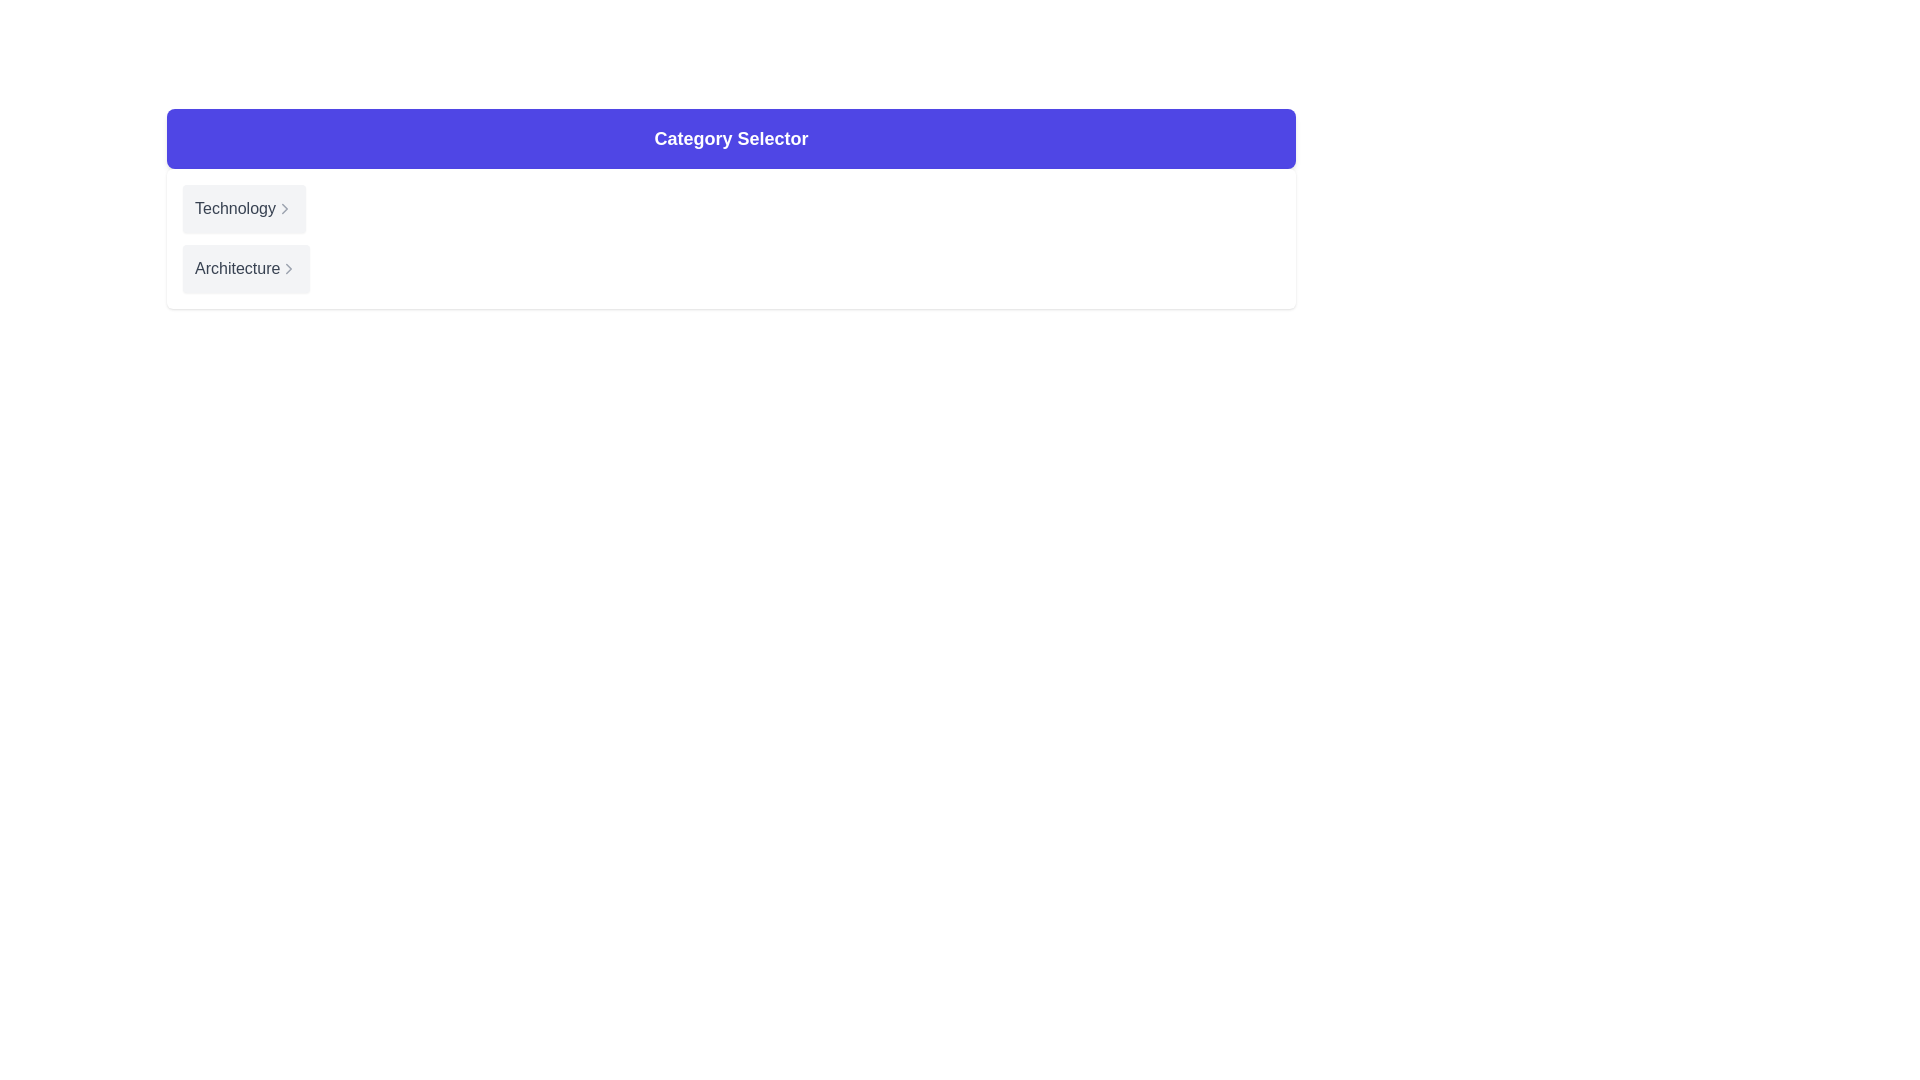 Image resolution: width=1920 pixels, height=1080 pixels. I want to click on the 'Architecture' button which is a rectangular UI element with a light gray background, rounded corners, and a shadow effect, located below the 'Technology' element in the menu, so click(245, 268).